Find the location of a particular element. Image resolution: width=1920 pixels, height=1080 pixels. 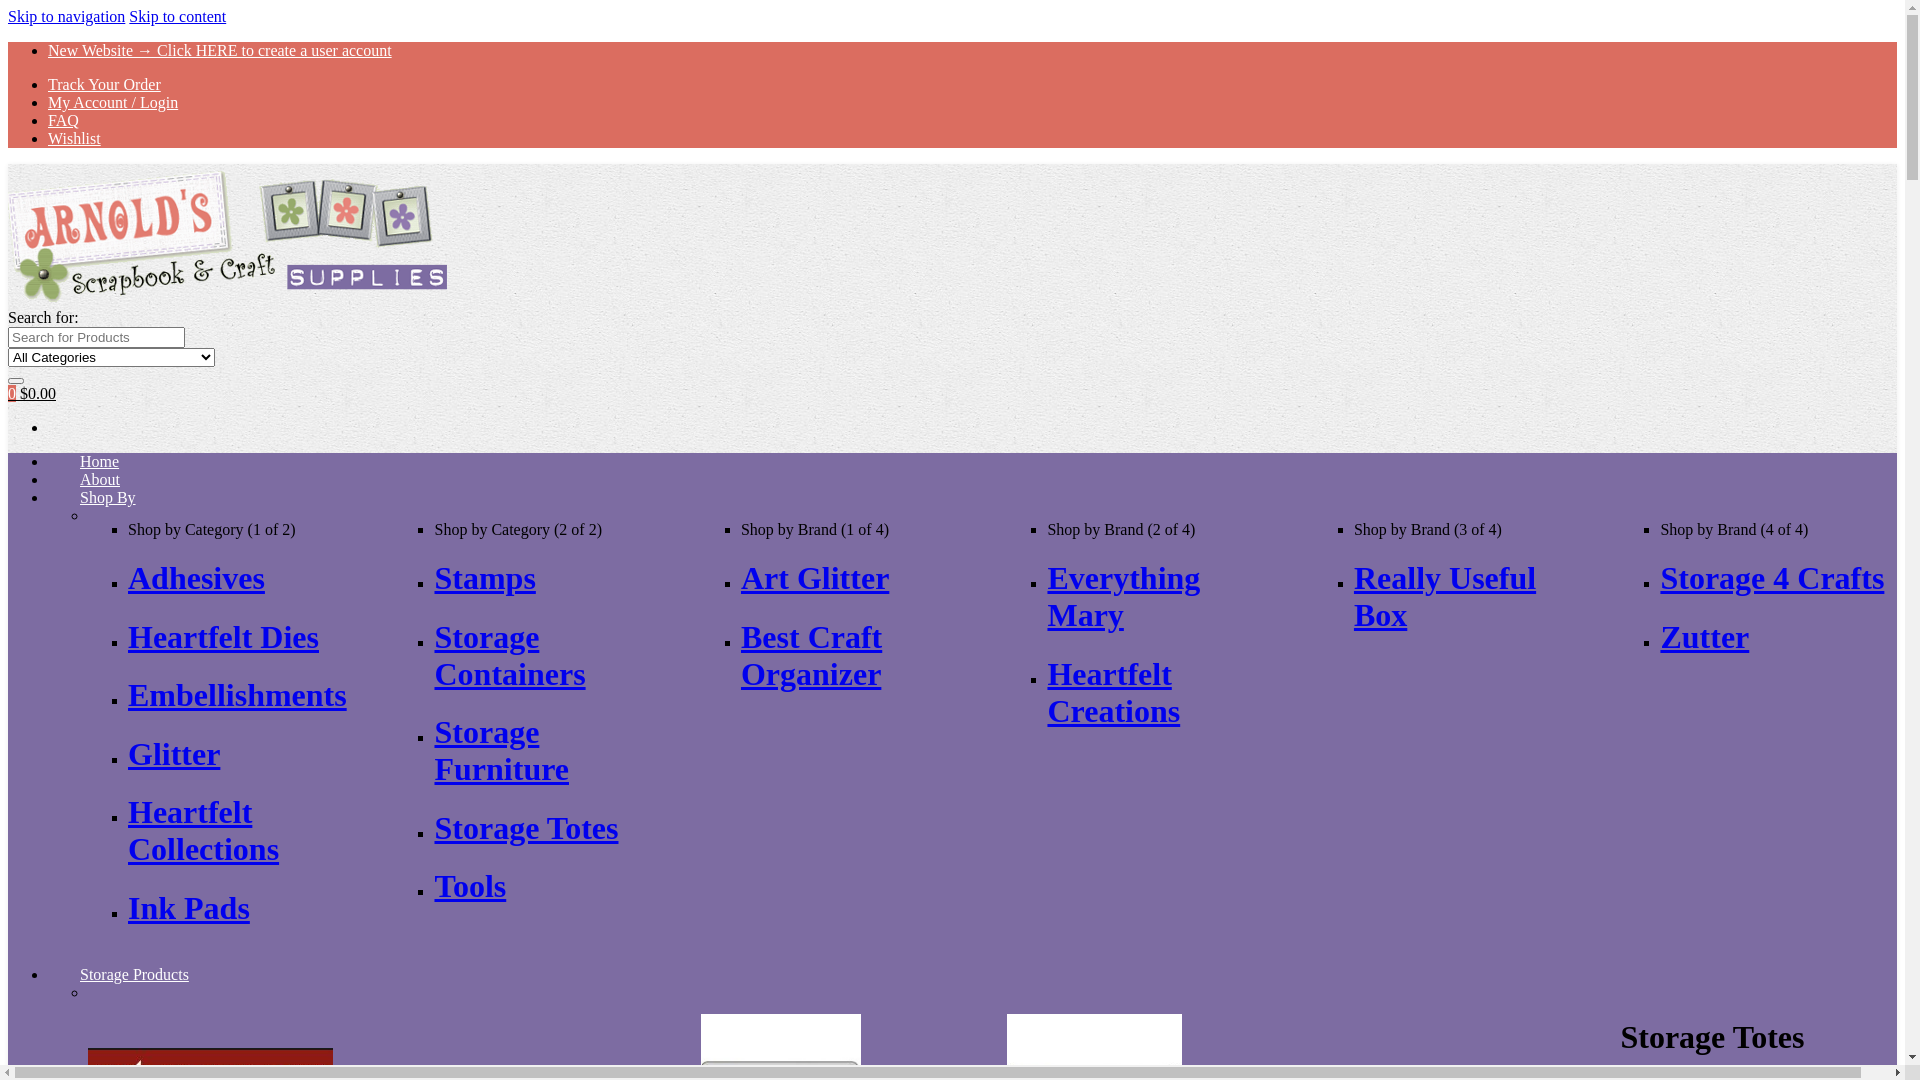

'About' is located at coordinates (48, 478).